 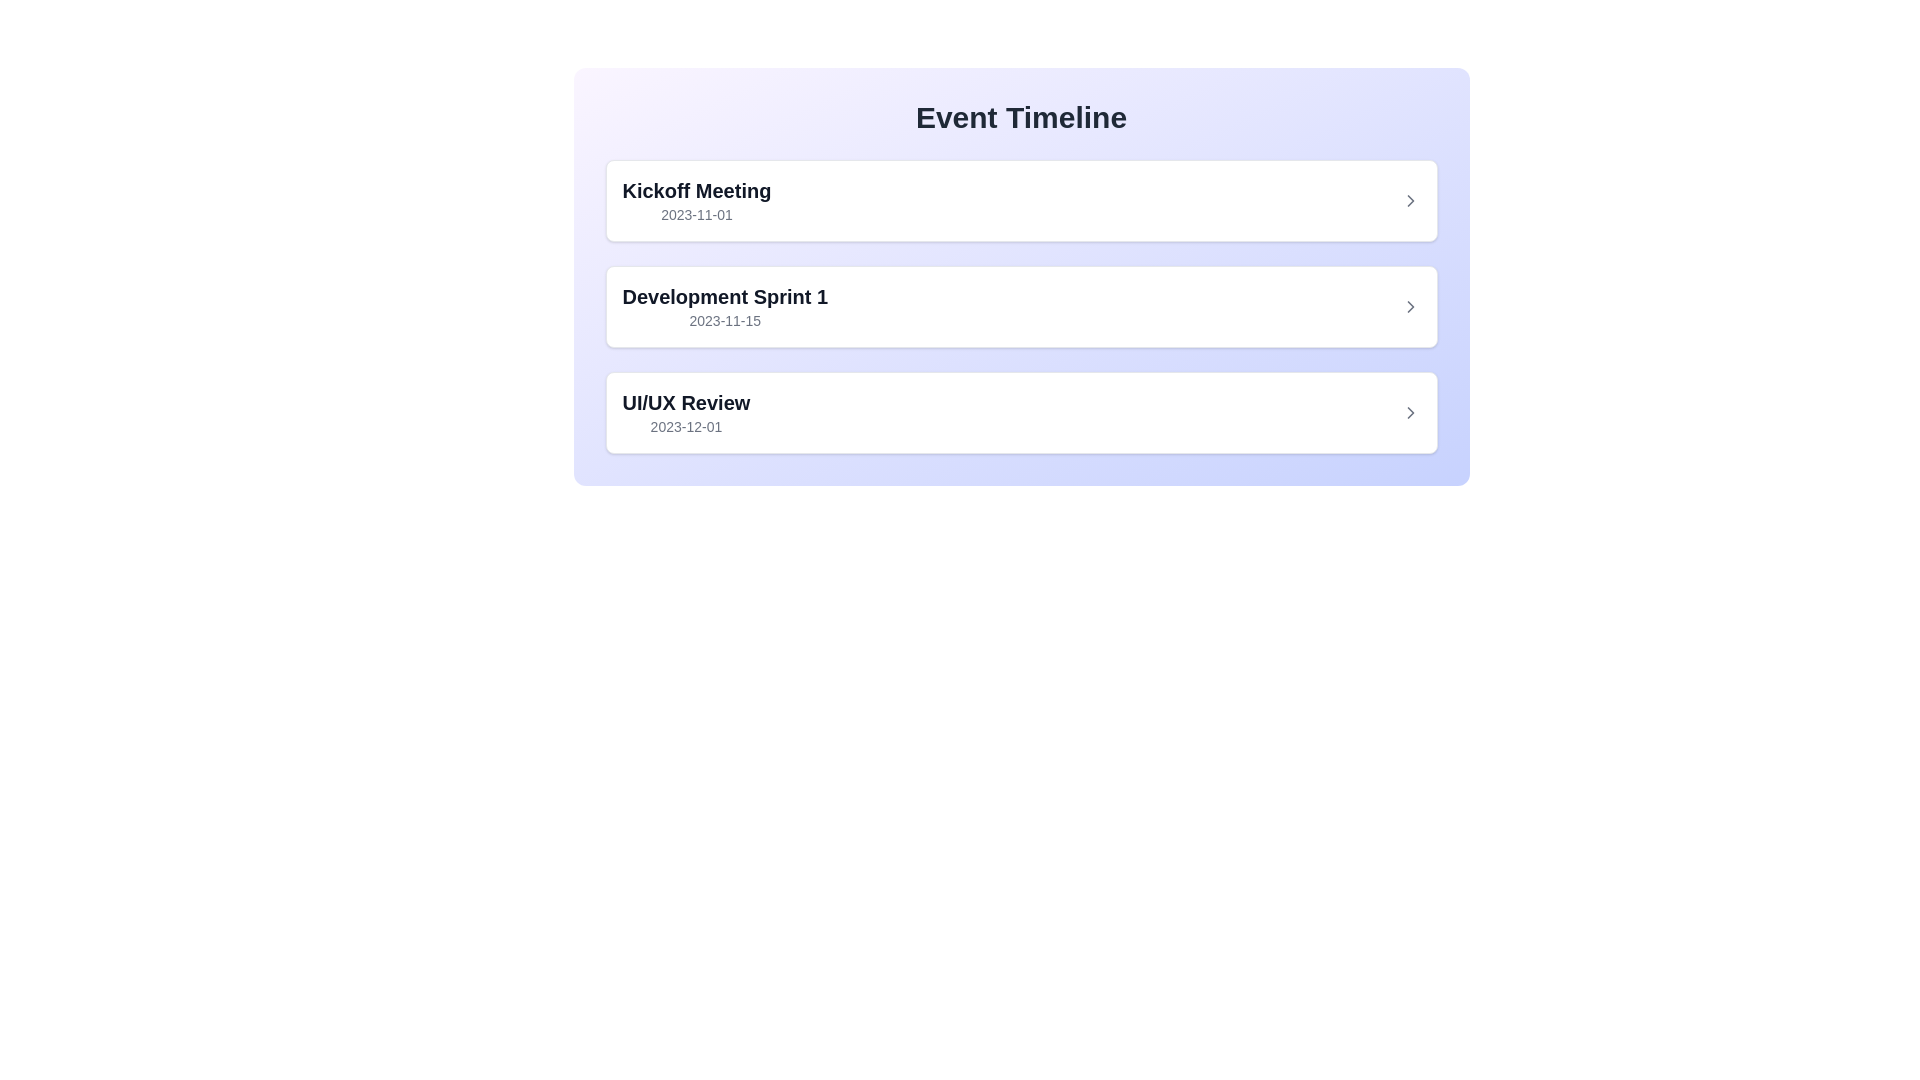 What do you see at coordinates (686, 402) in the screenshot?
I see `the text label that serves as the title or description for the associated card in the 'Event Timeline', positioned above the date '2023-12-01'` at bounding box center [686, 402].